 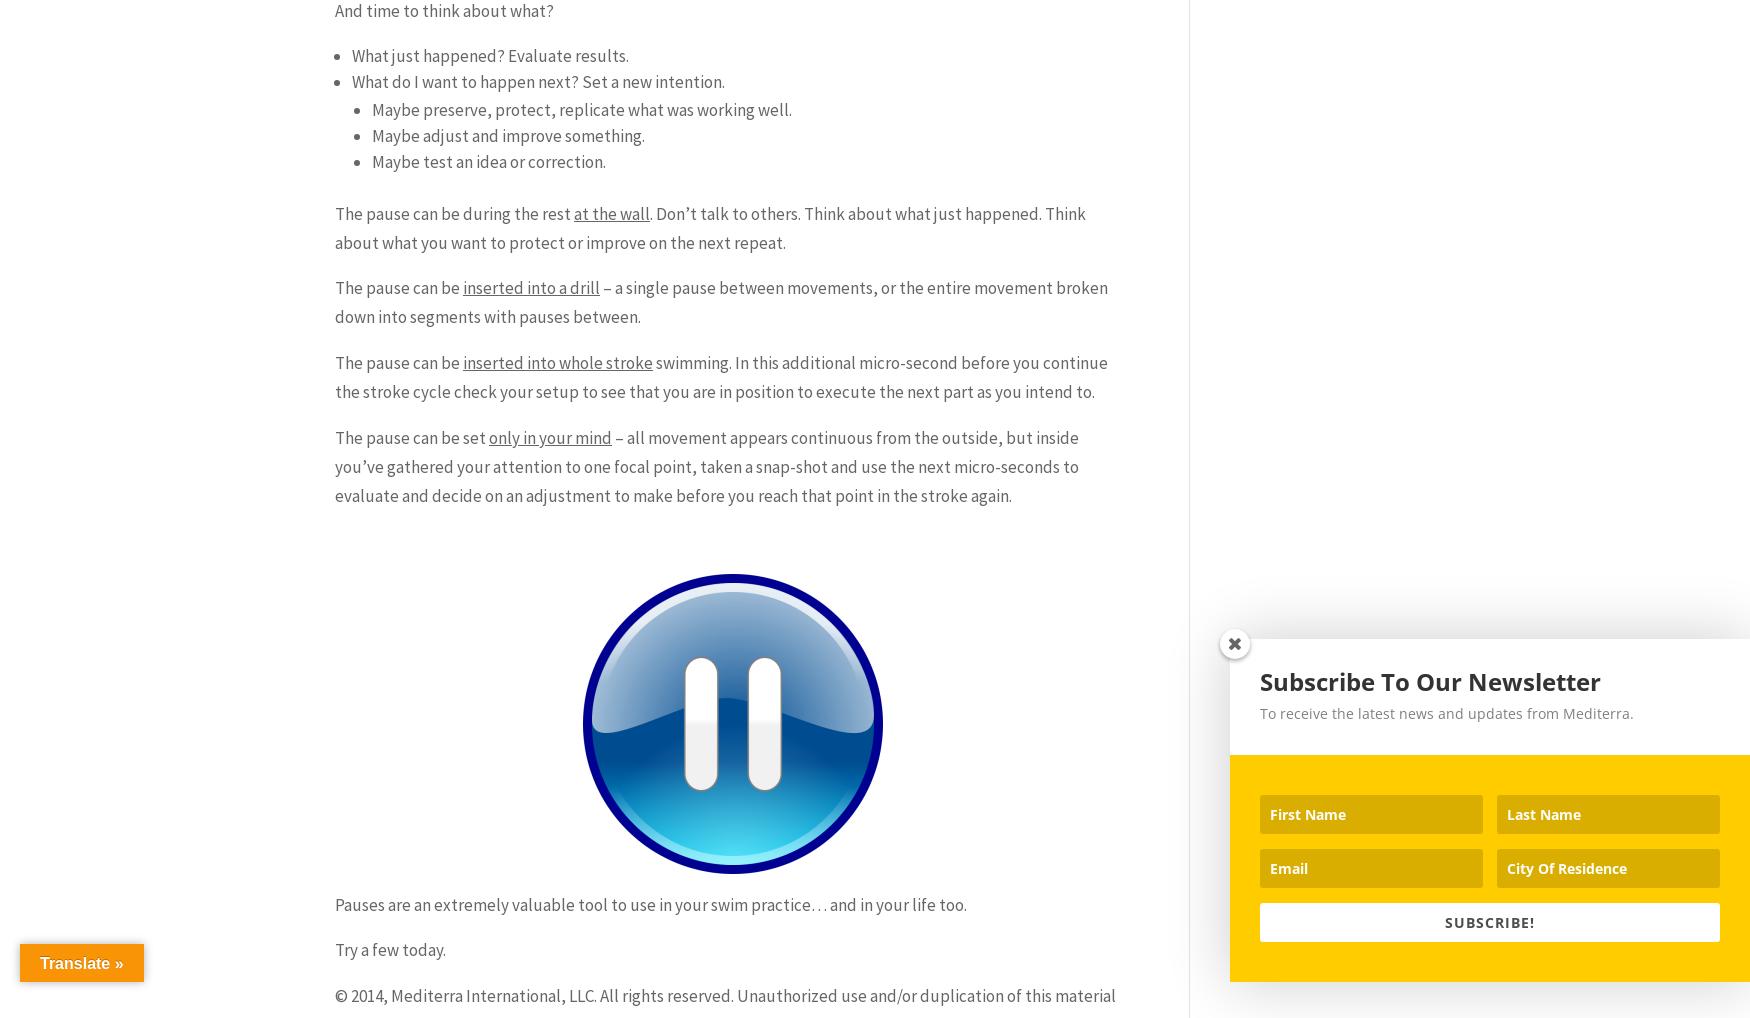 I want to click on 'Book Your Swim Training Session', so click(x=668, y=66).